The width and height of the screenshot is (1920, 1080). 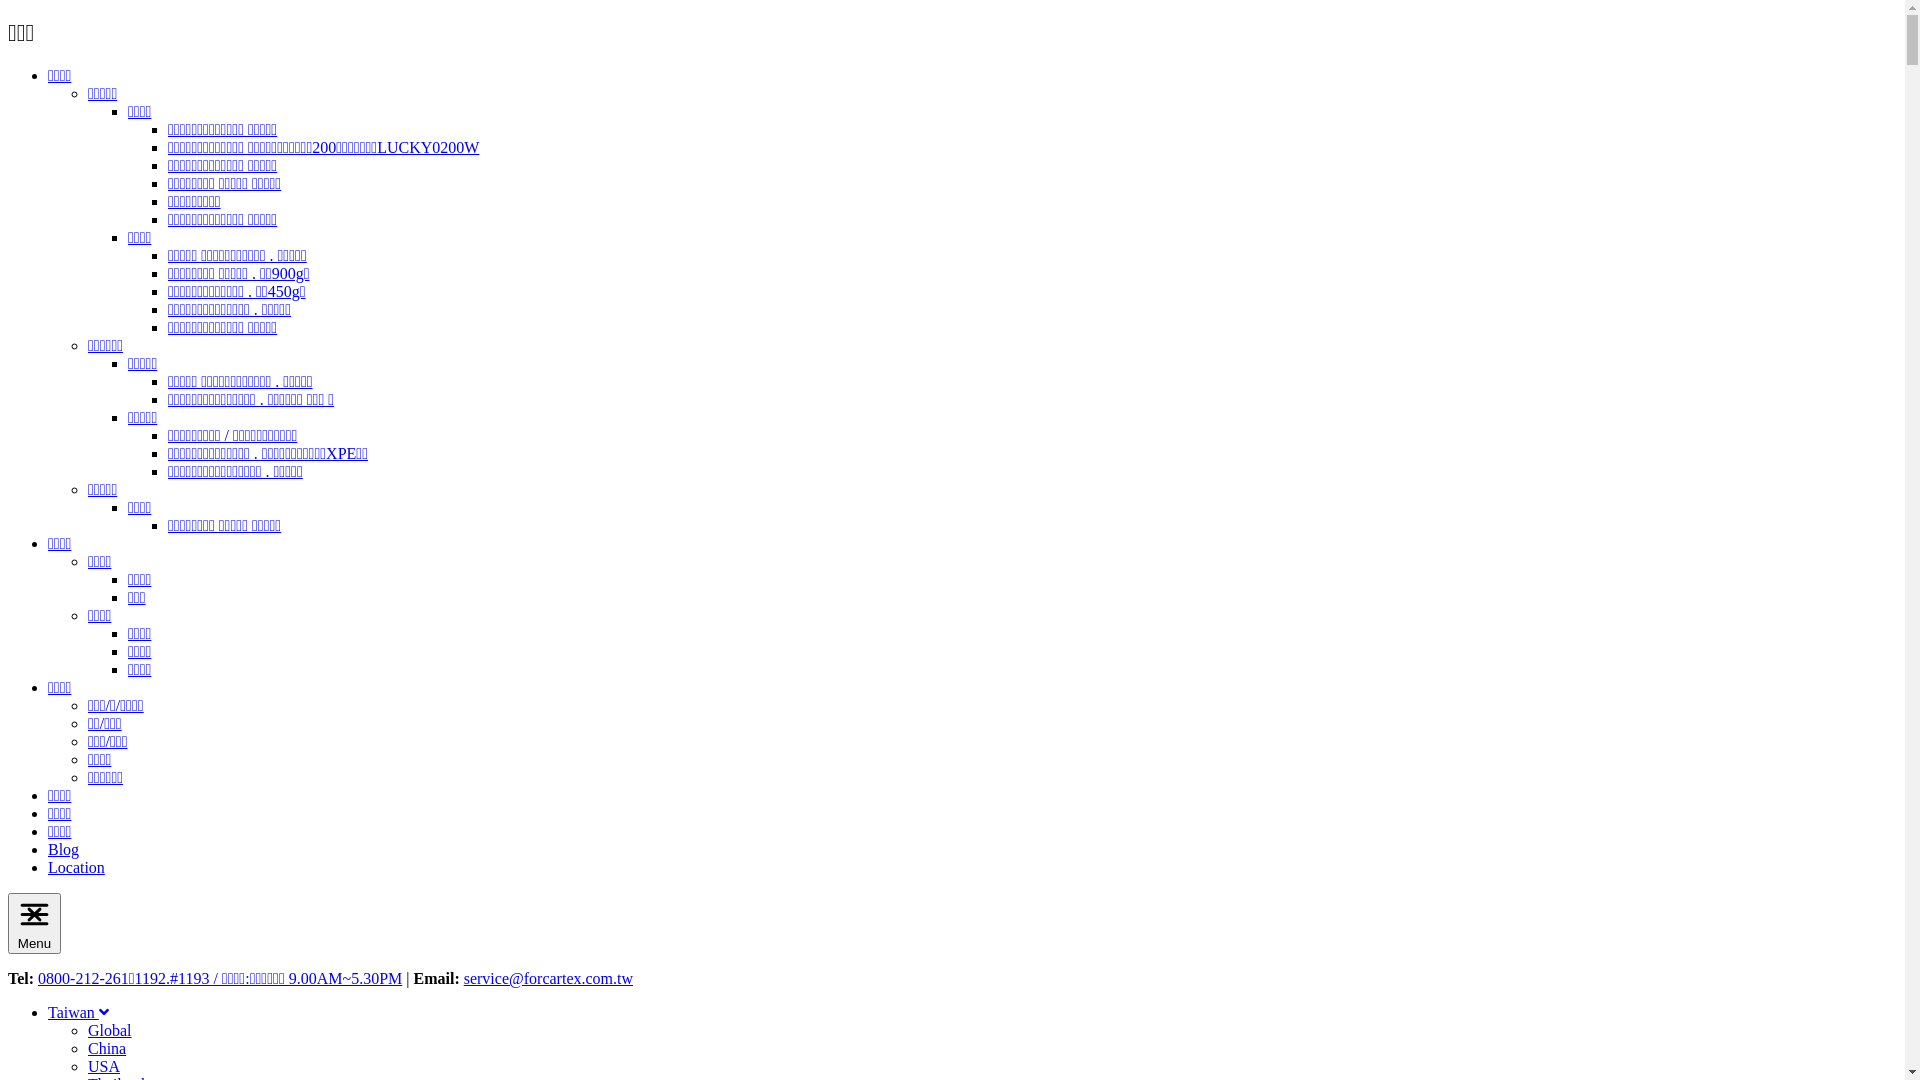 What do you see at coordinates (76, 866) in the screenshot?
I see `'Location'` at bounding box center [76, 866].